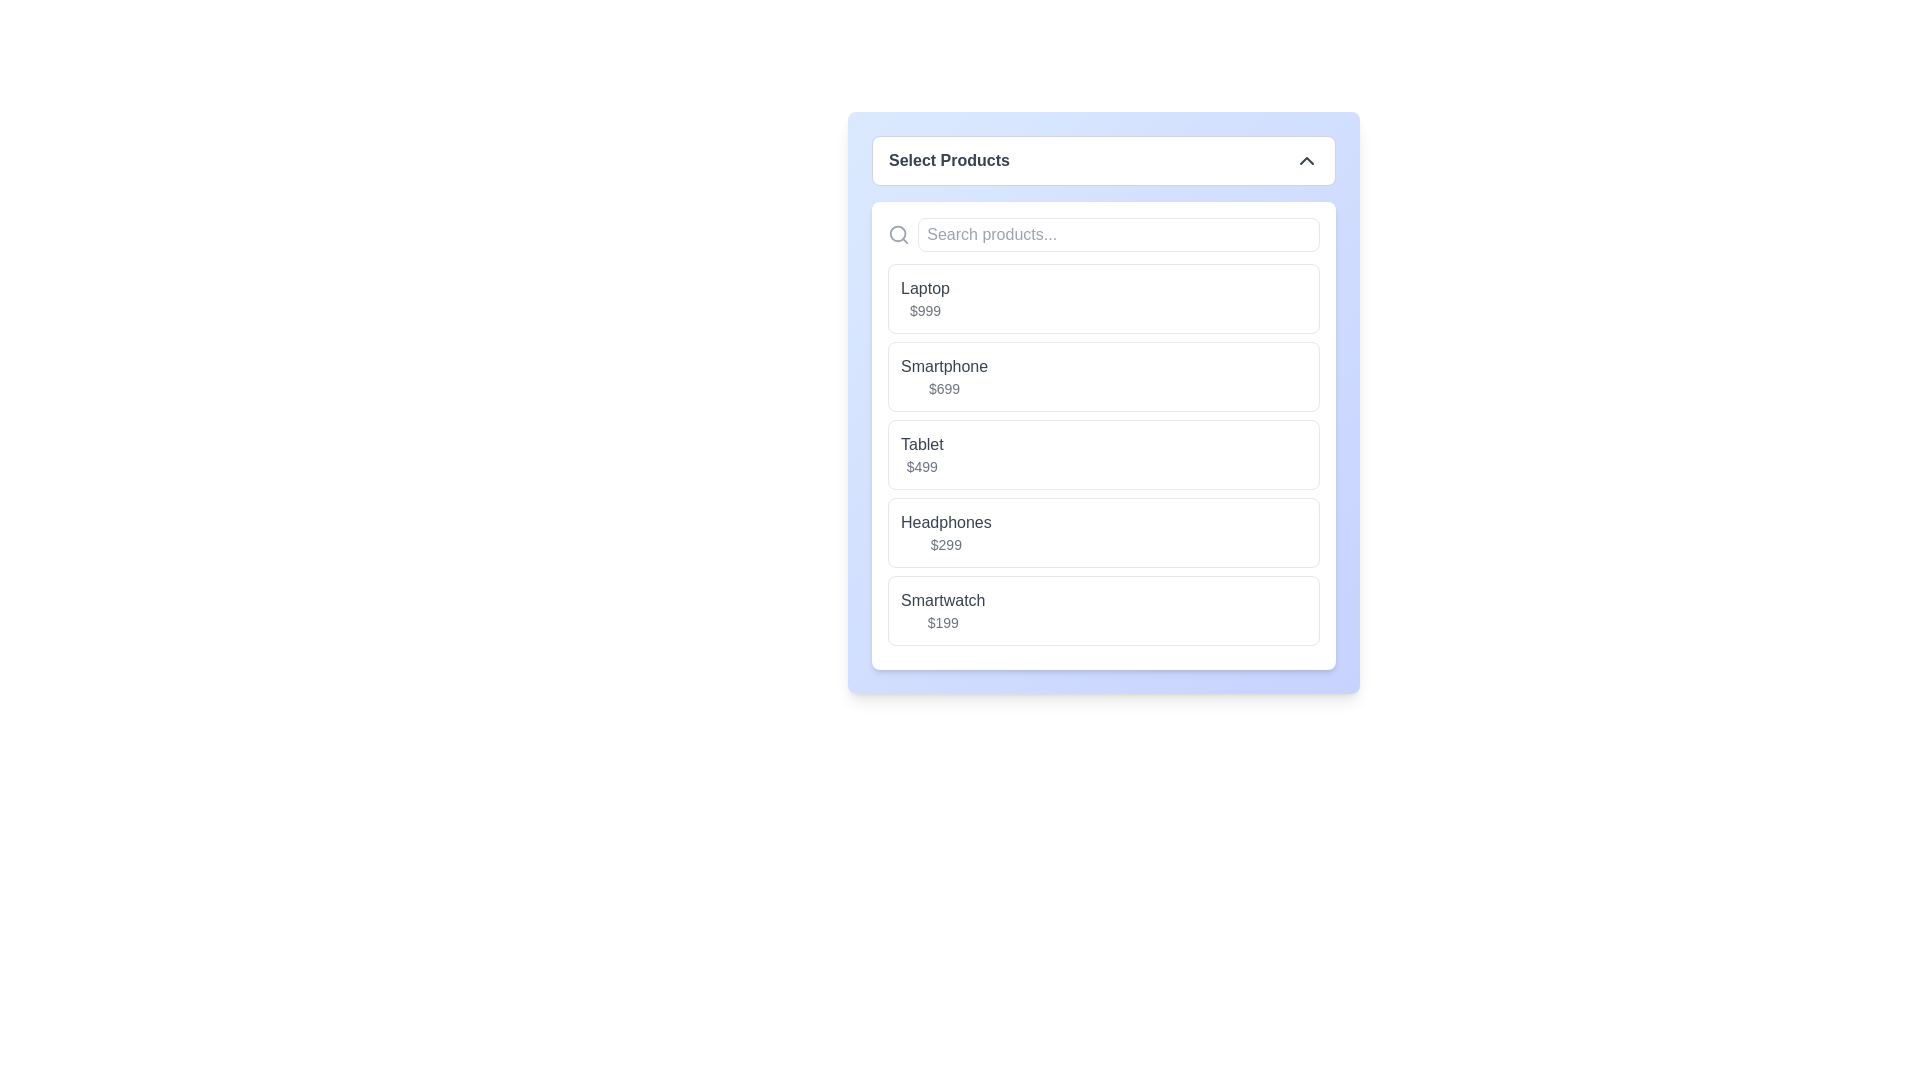 The image size is (1920, 1080). Describe the element at coordinates (945, 531) in the screenshot. I see `the selectable product option labeled 'Headphones', which is the third item in the dropdown list` at that location.